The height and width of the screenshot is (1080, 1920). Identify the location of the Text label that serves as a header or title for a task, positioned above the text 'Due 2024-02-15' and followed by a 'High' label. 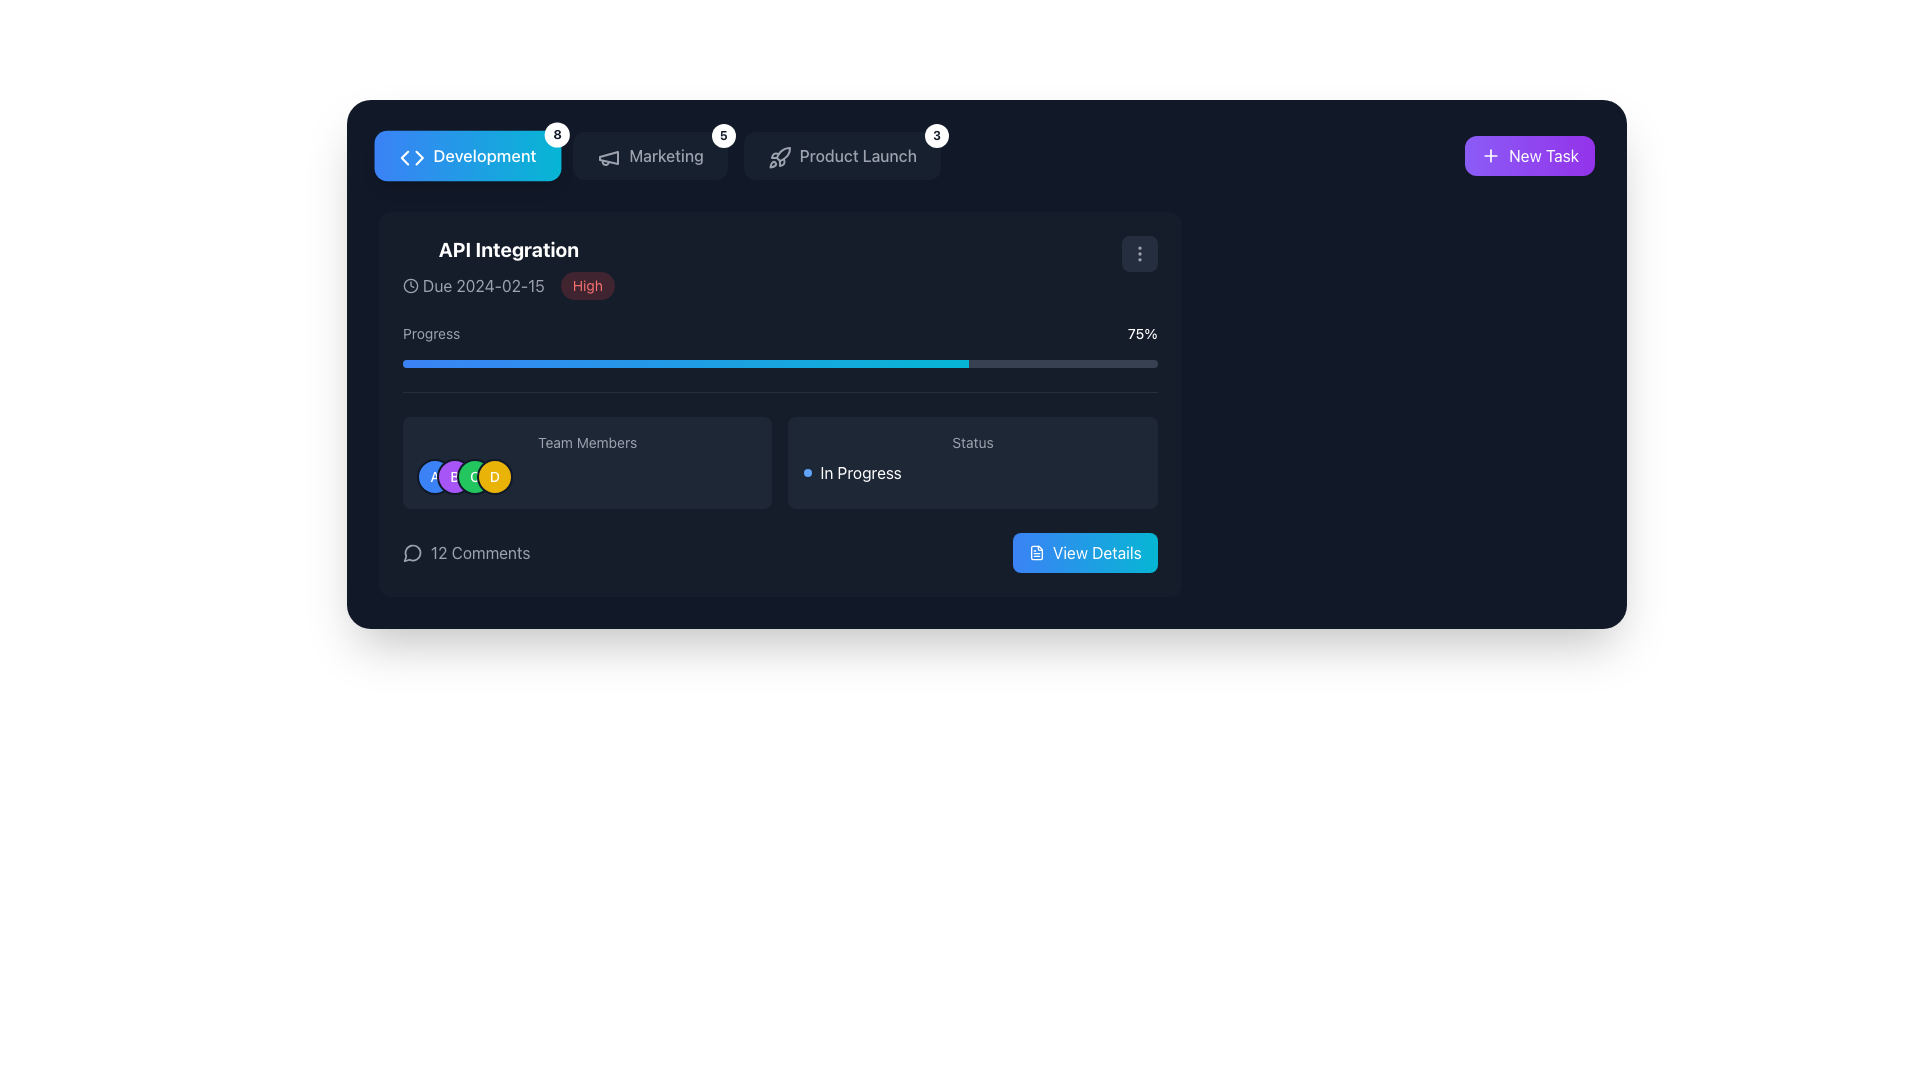
(508, 249).